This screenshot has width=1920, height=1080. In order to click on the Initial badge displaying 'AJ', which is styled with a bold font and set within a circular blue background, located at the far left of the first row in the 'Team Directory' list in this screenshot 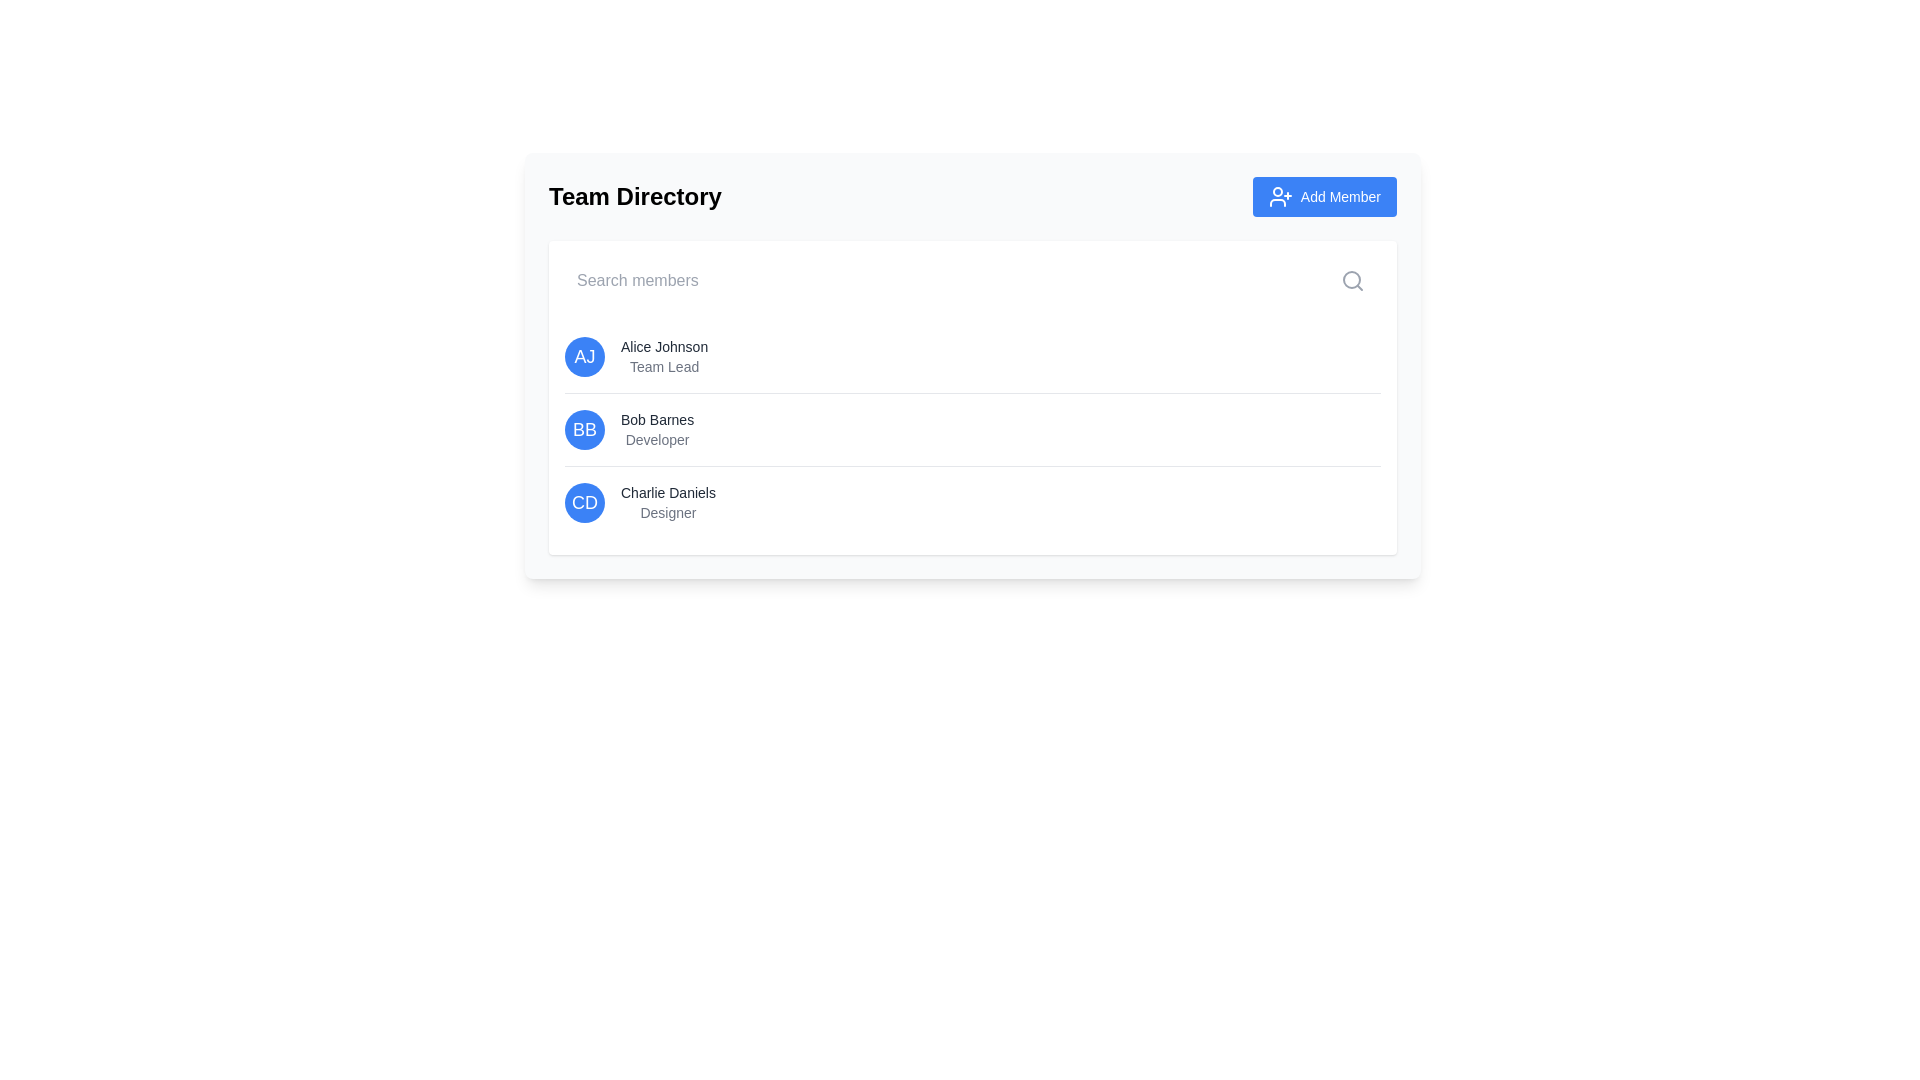, I will do `click(584, 356)`.